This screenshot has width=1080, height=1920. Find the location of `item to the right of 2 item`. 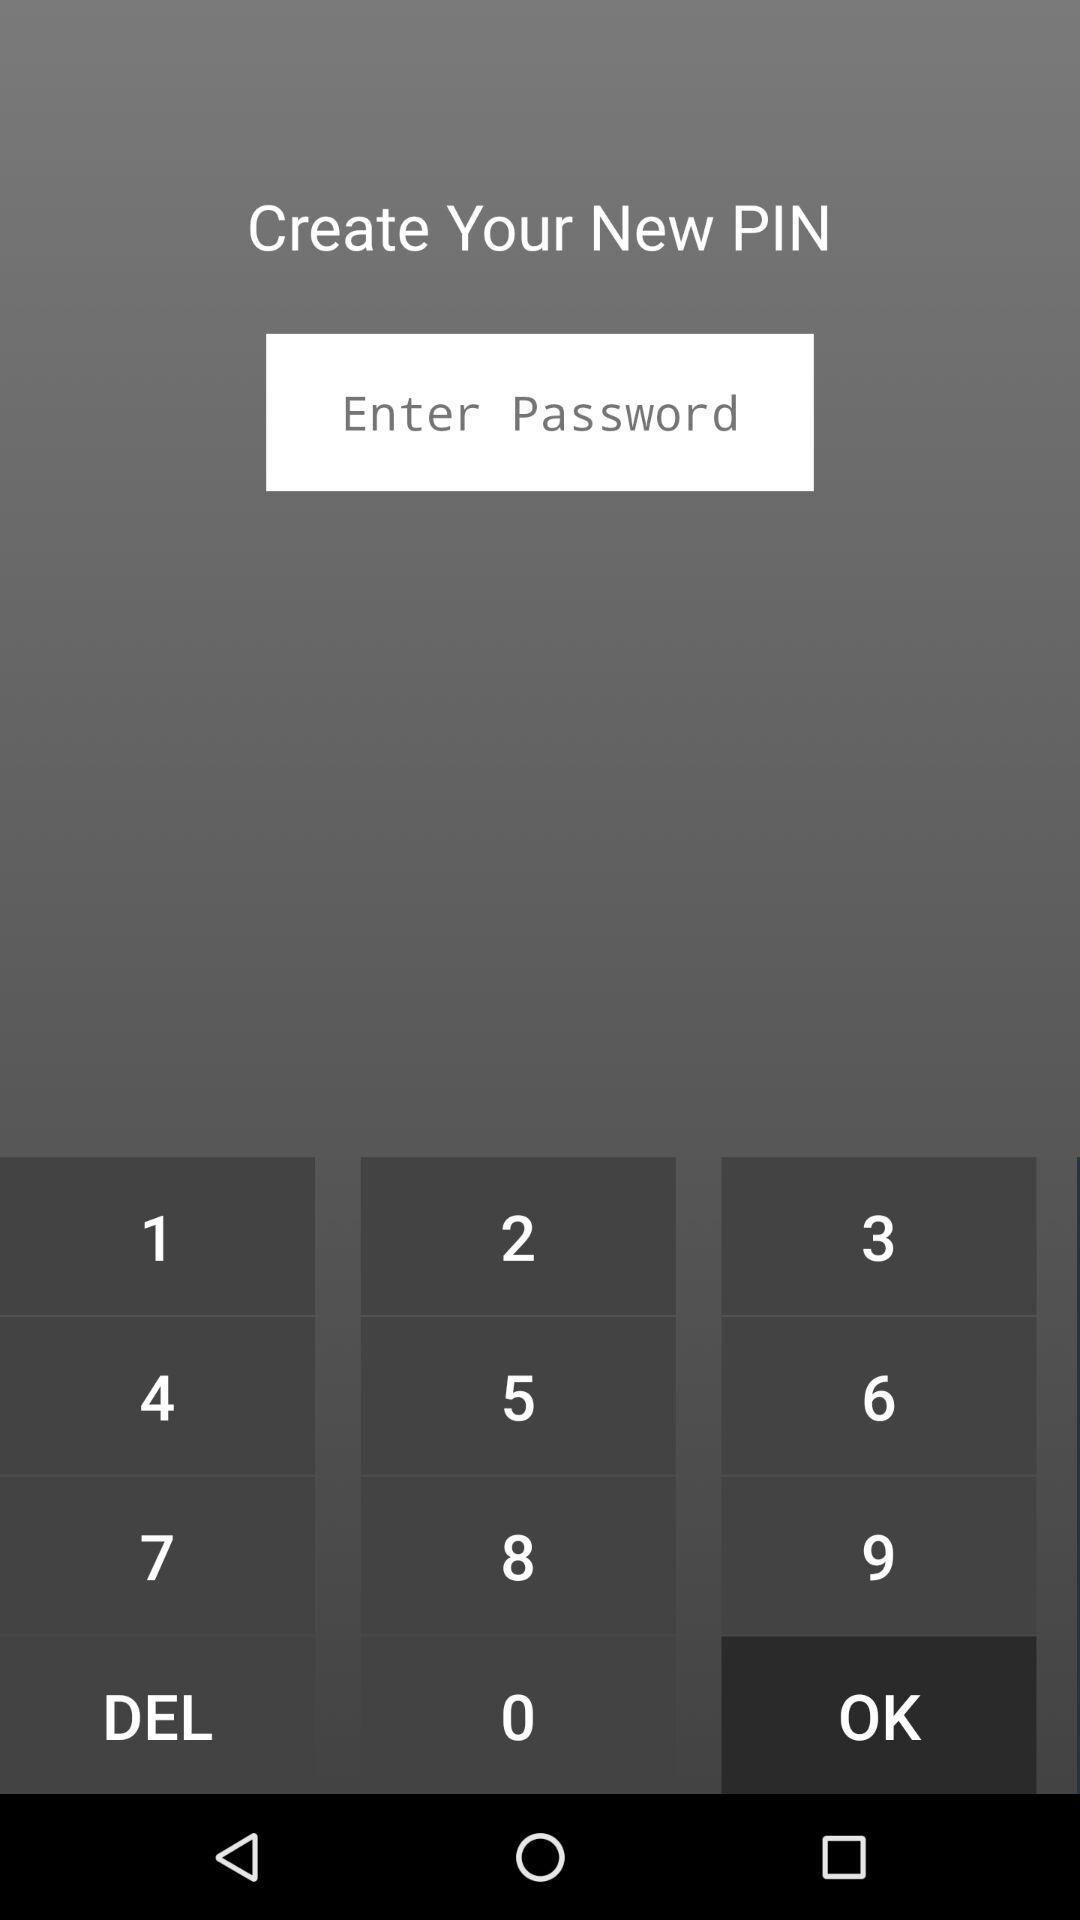

item to the right of 2 item is located at coordinates (878, 1394).